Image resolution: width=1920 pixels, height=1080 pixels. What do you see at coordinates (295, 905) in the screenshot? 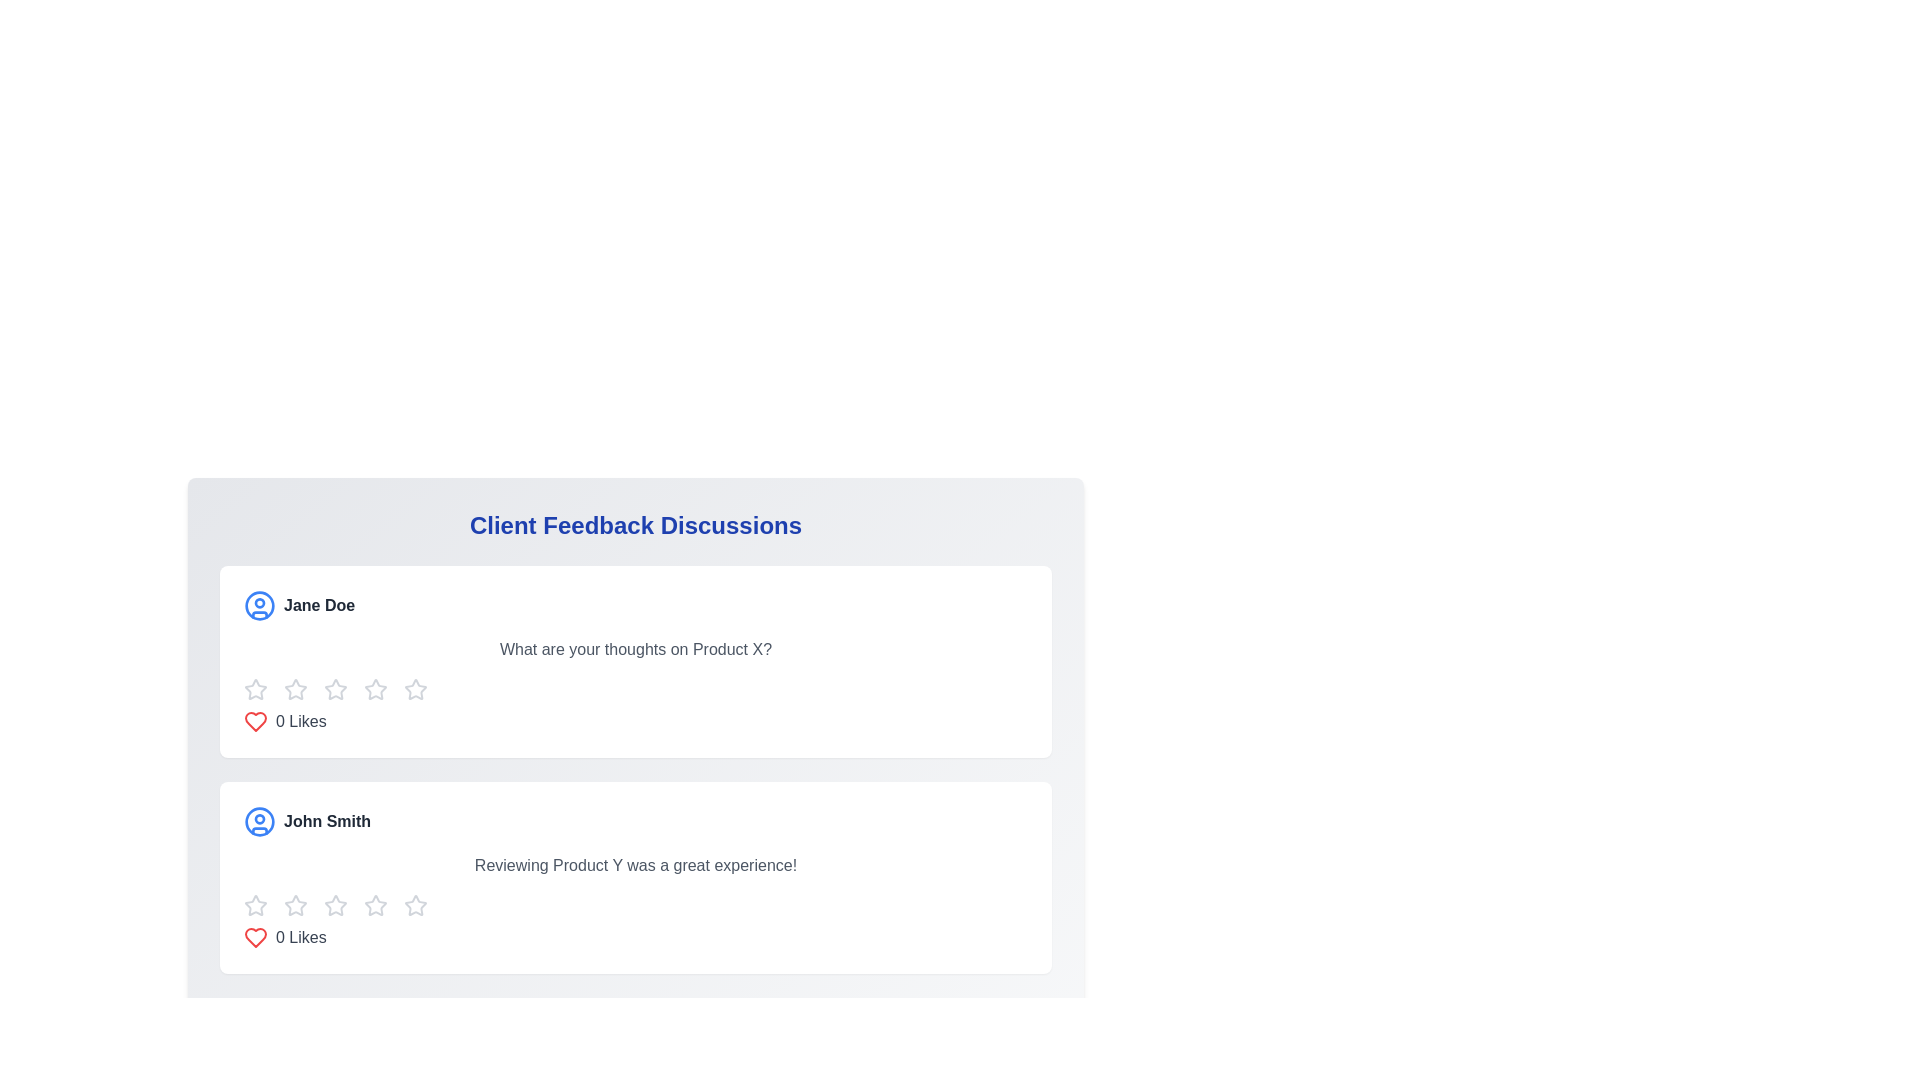
I see `the second star-shaped rating icon in the user feedback section below 'John Smith'` at bounding box center [295, 905].